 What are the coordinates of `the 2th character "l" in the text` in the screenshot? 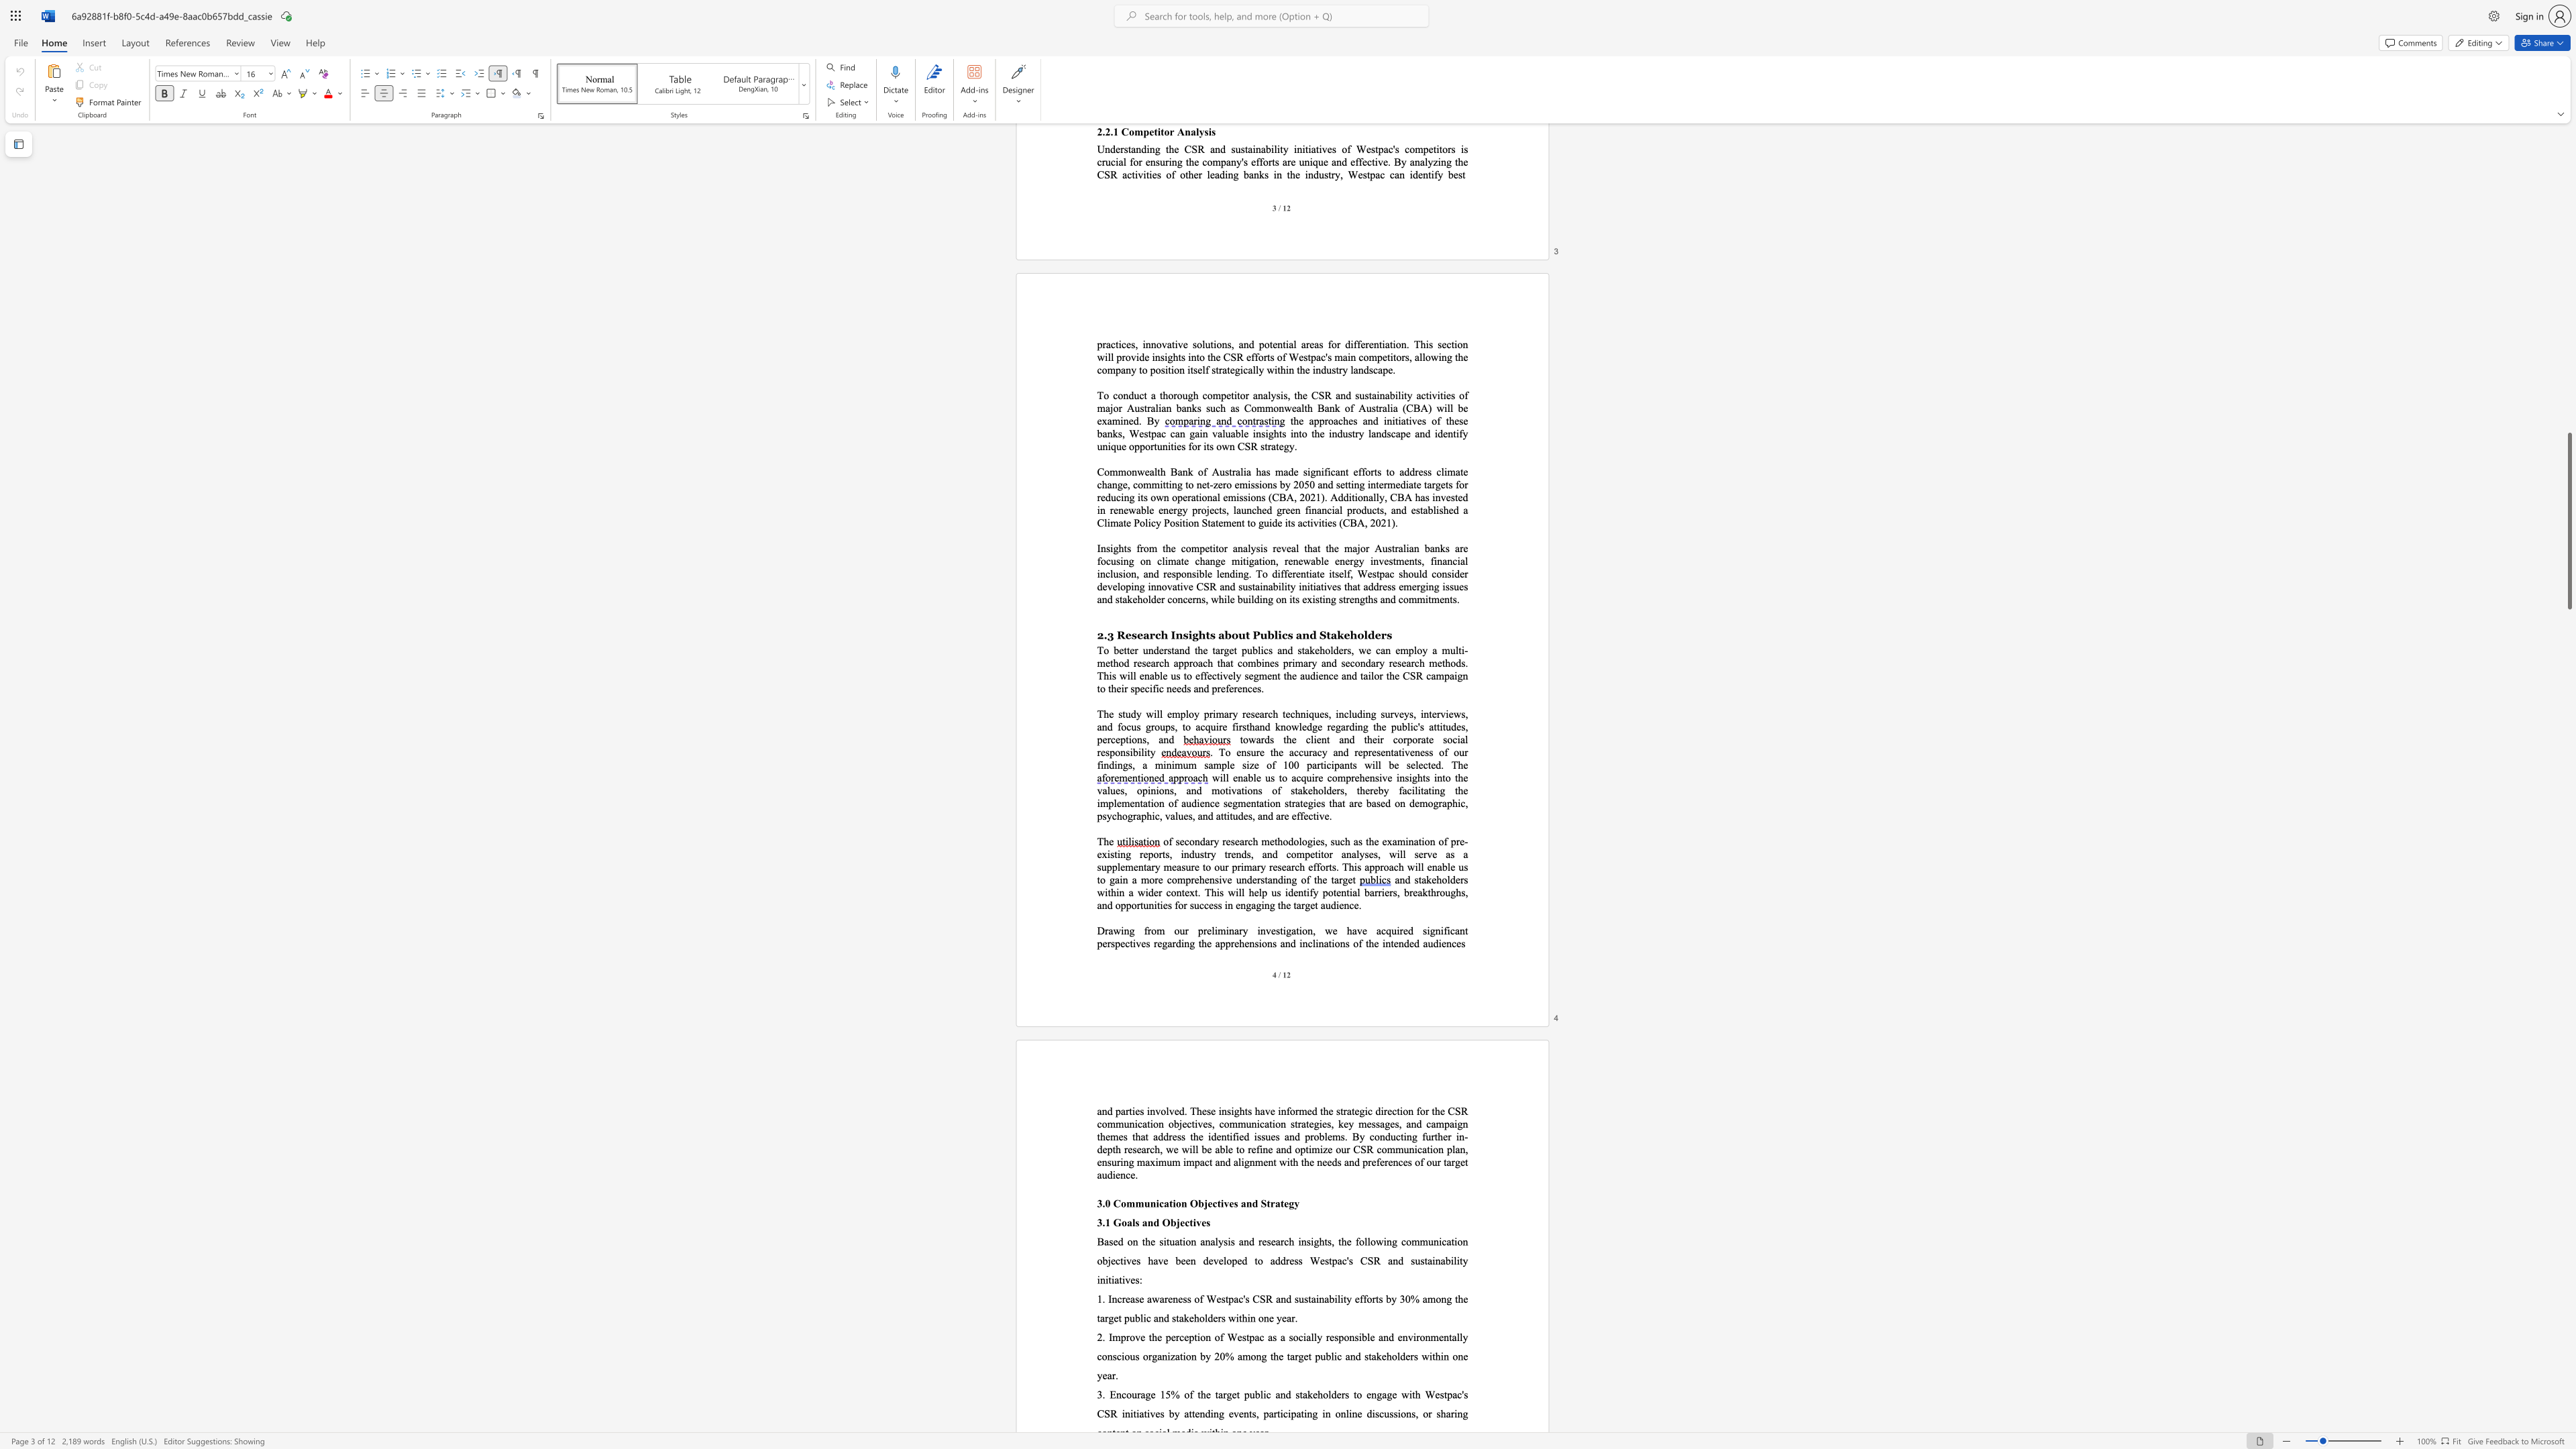 It's located at (1324, 790).